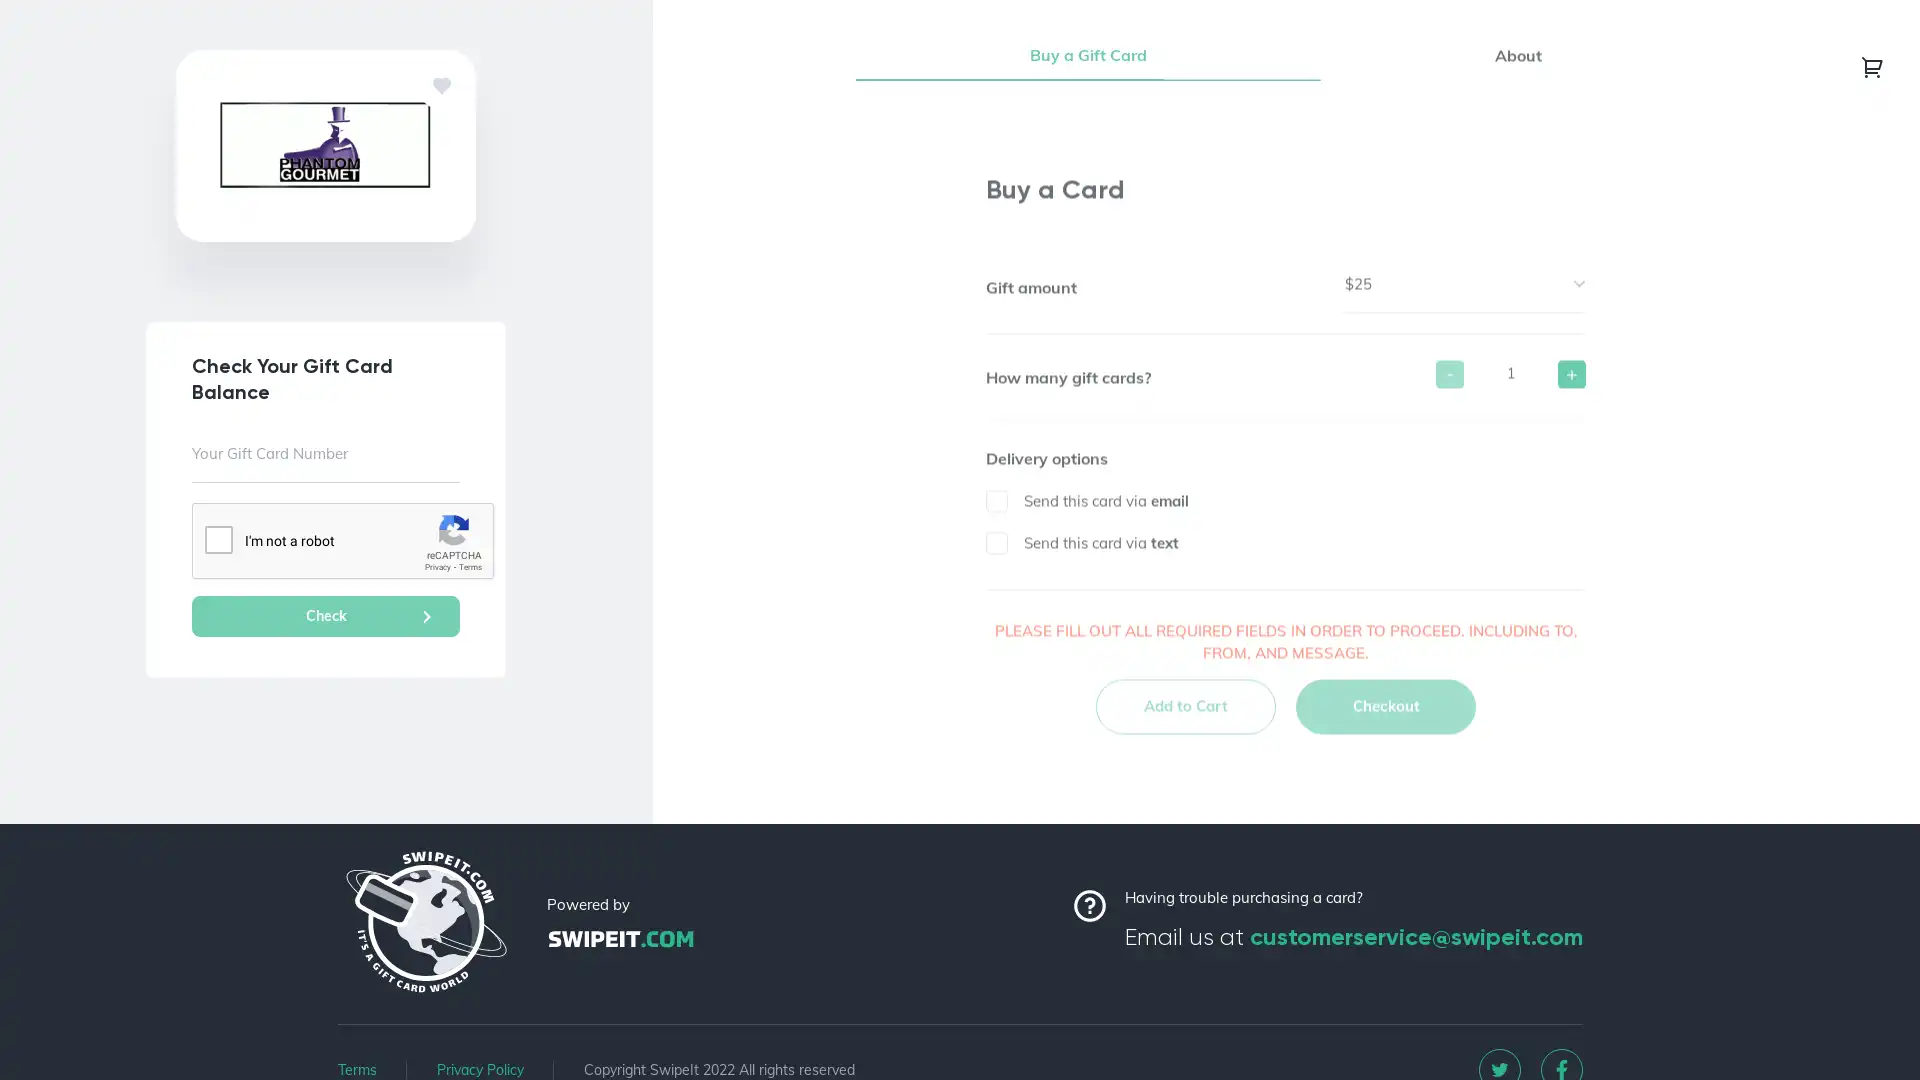  Describe the element at coordinates (1449, 384) in the screenshot. I see `-` at that location.